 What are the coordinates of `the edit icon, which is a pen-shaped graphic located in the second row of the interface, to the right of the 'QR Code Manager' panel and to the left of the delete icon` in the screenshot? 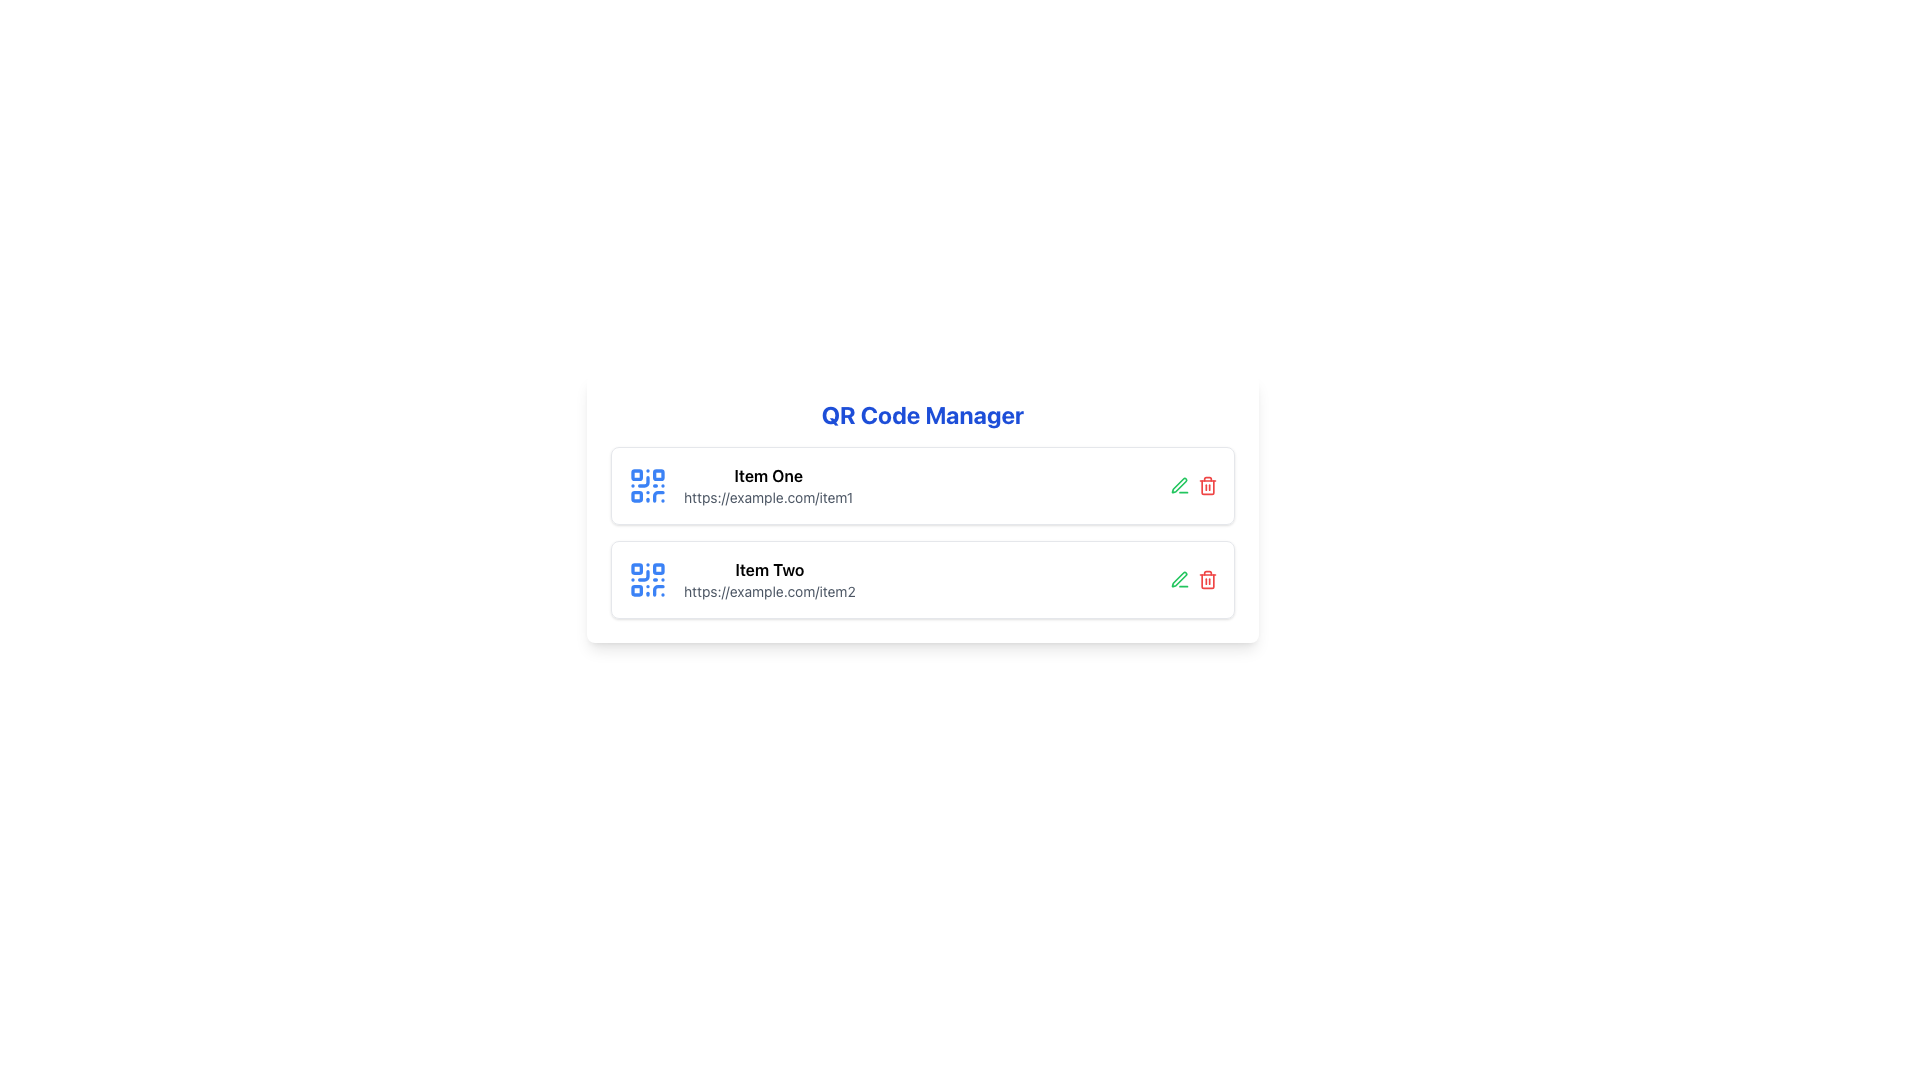 It's located at (1179, 485).